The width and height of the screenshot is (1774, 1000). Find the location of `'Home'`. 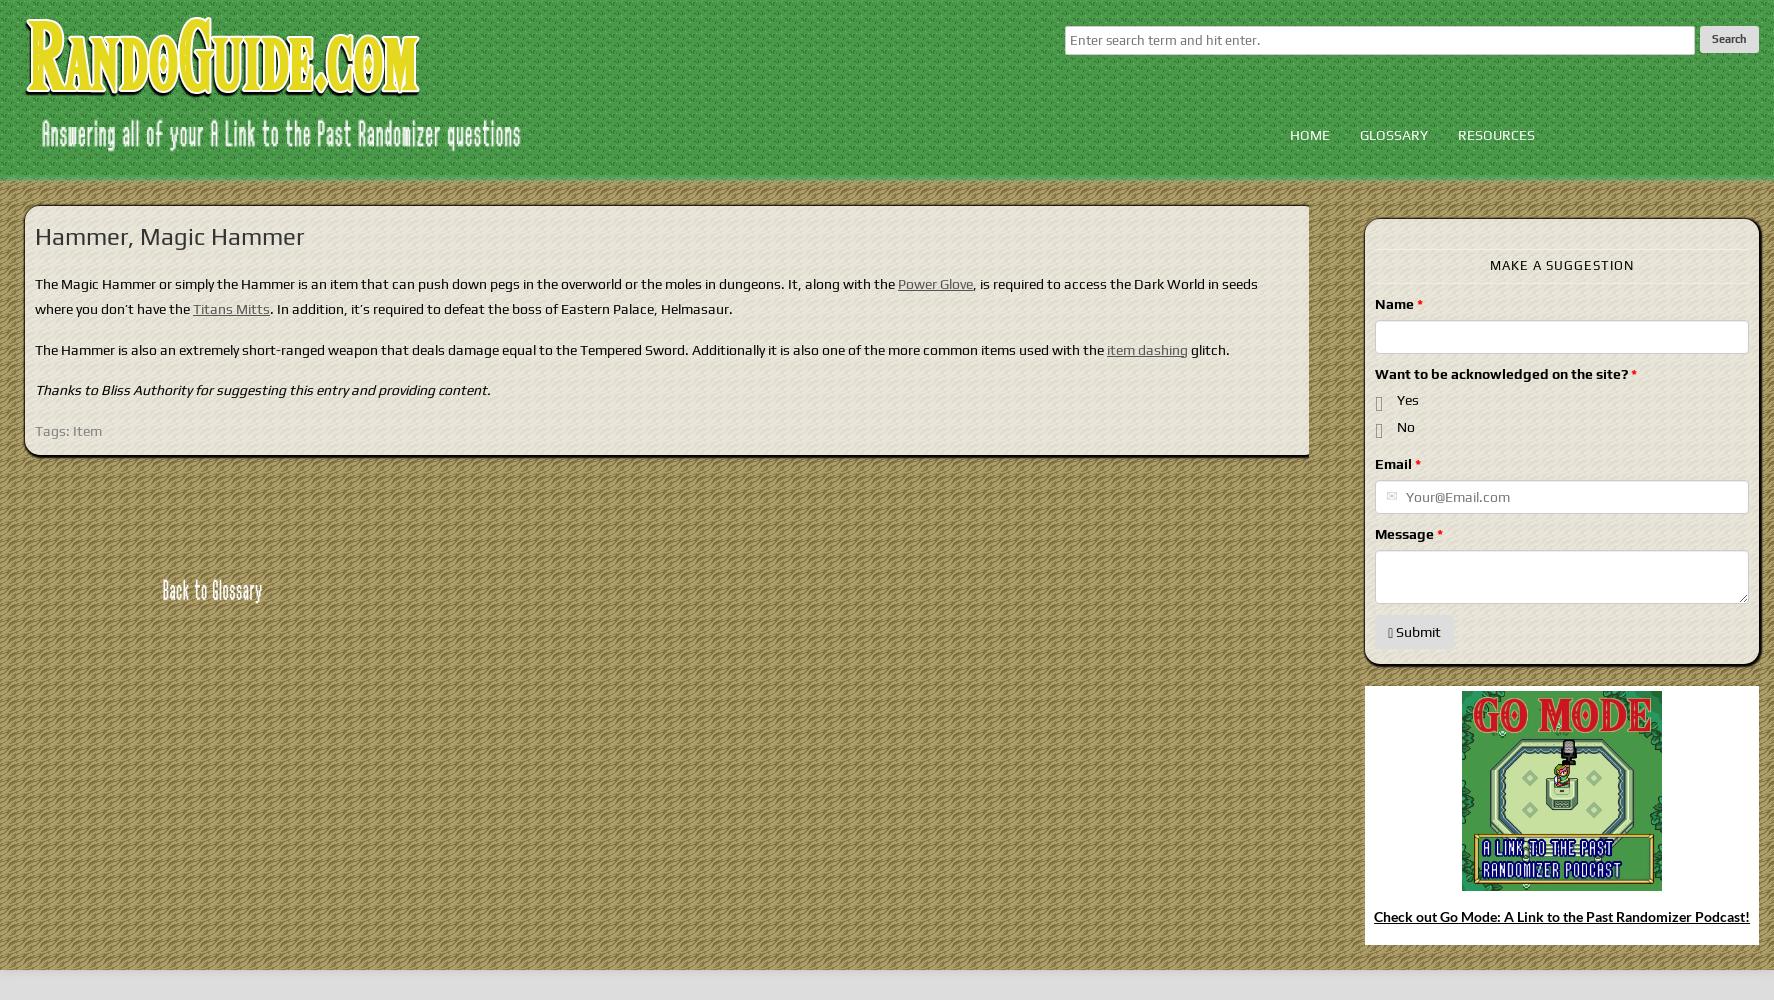

'Home' is located at coordinates (1287, 135).